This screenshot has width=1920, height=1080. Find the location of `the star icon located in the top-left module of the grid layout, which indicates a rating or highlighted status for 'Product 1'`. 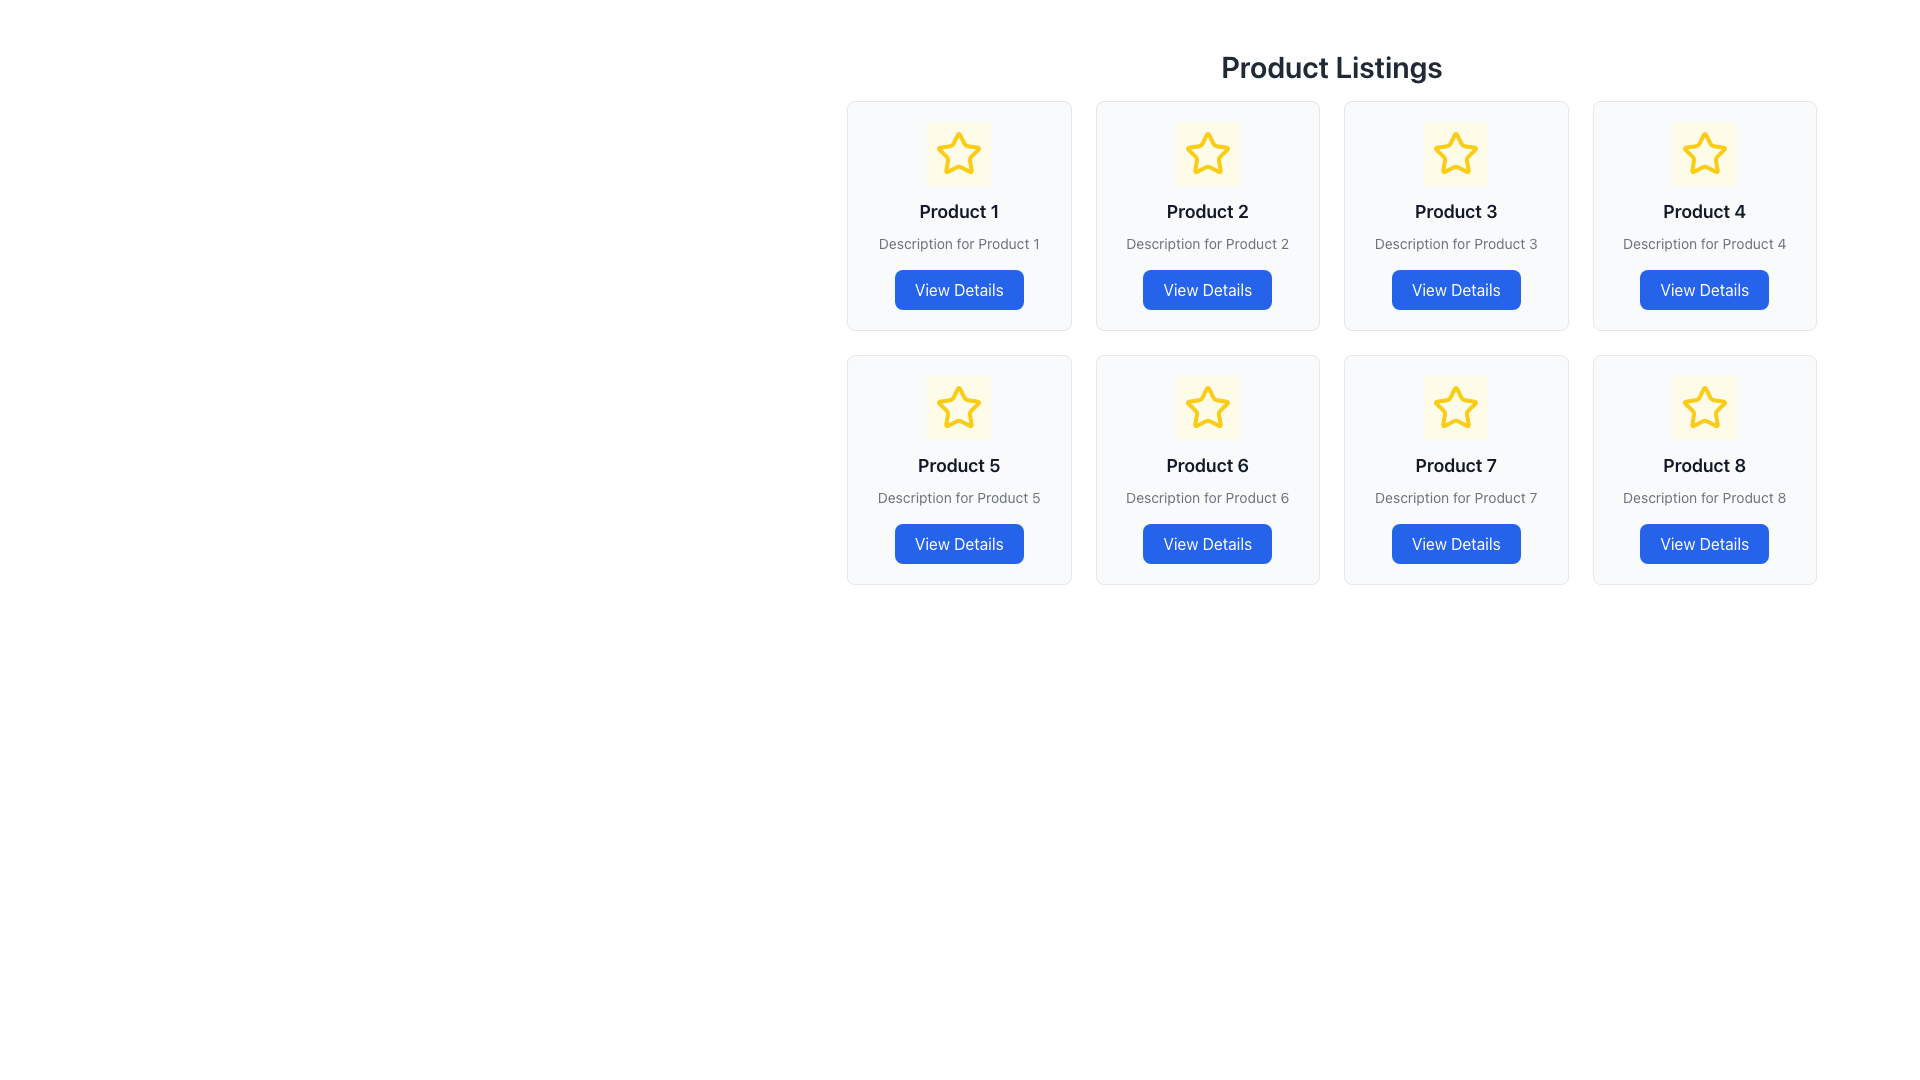

the star icon located in the top-left module of the grid layout, which indicates a rating or highlighted status for 'Product 1' is located at coordinates (958, 152).